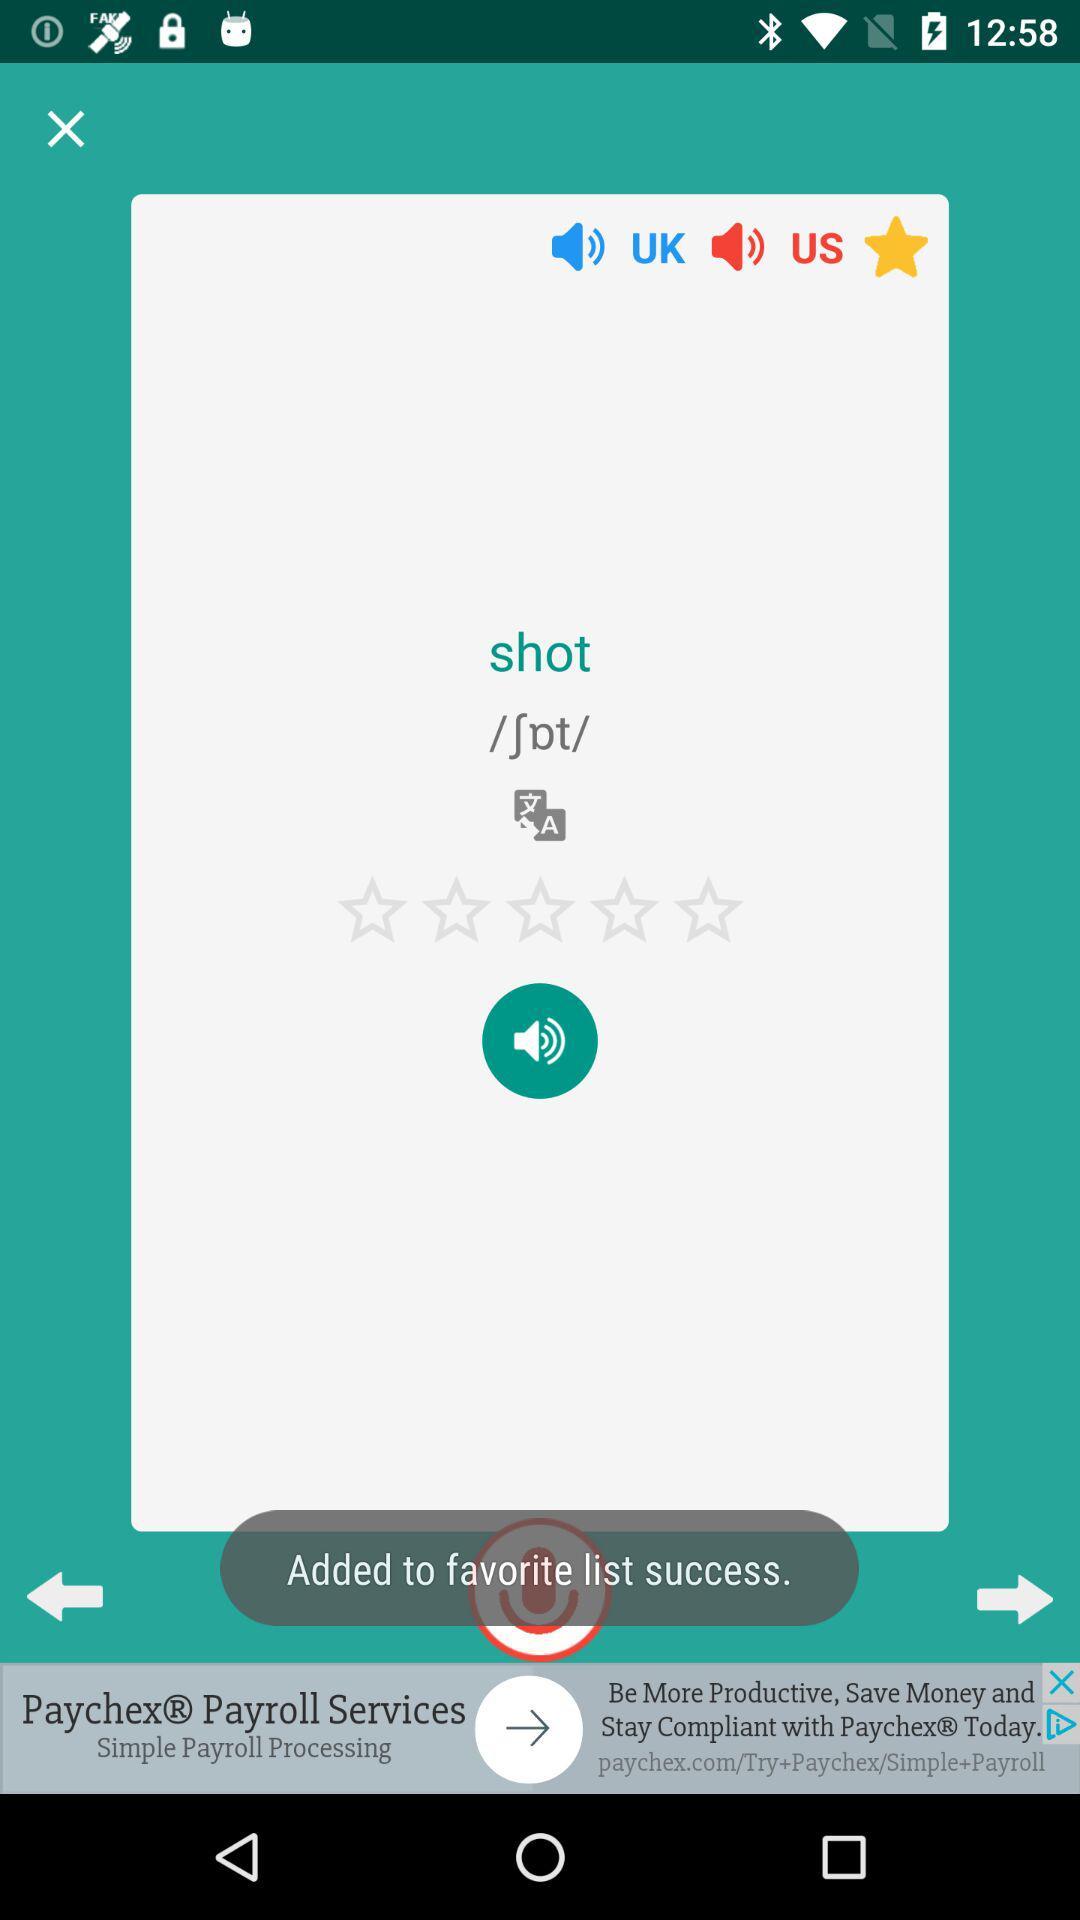 This screenshot has height=1920, width=1080. Describe the element at coordinates (578, 245) in the screenshot. I see `first volume icon which is left to the uk` at that location.